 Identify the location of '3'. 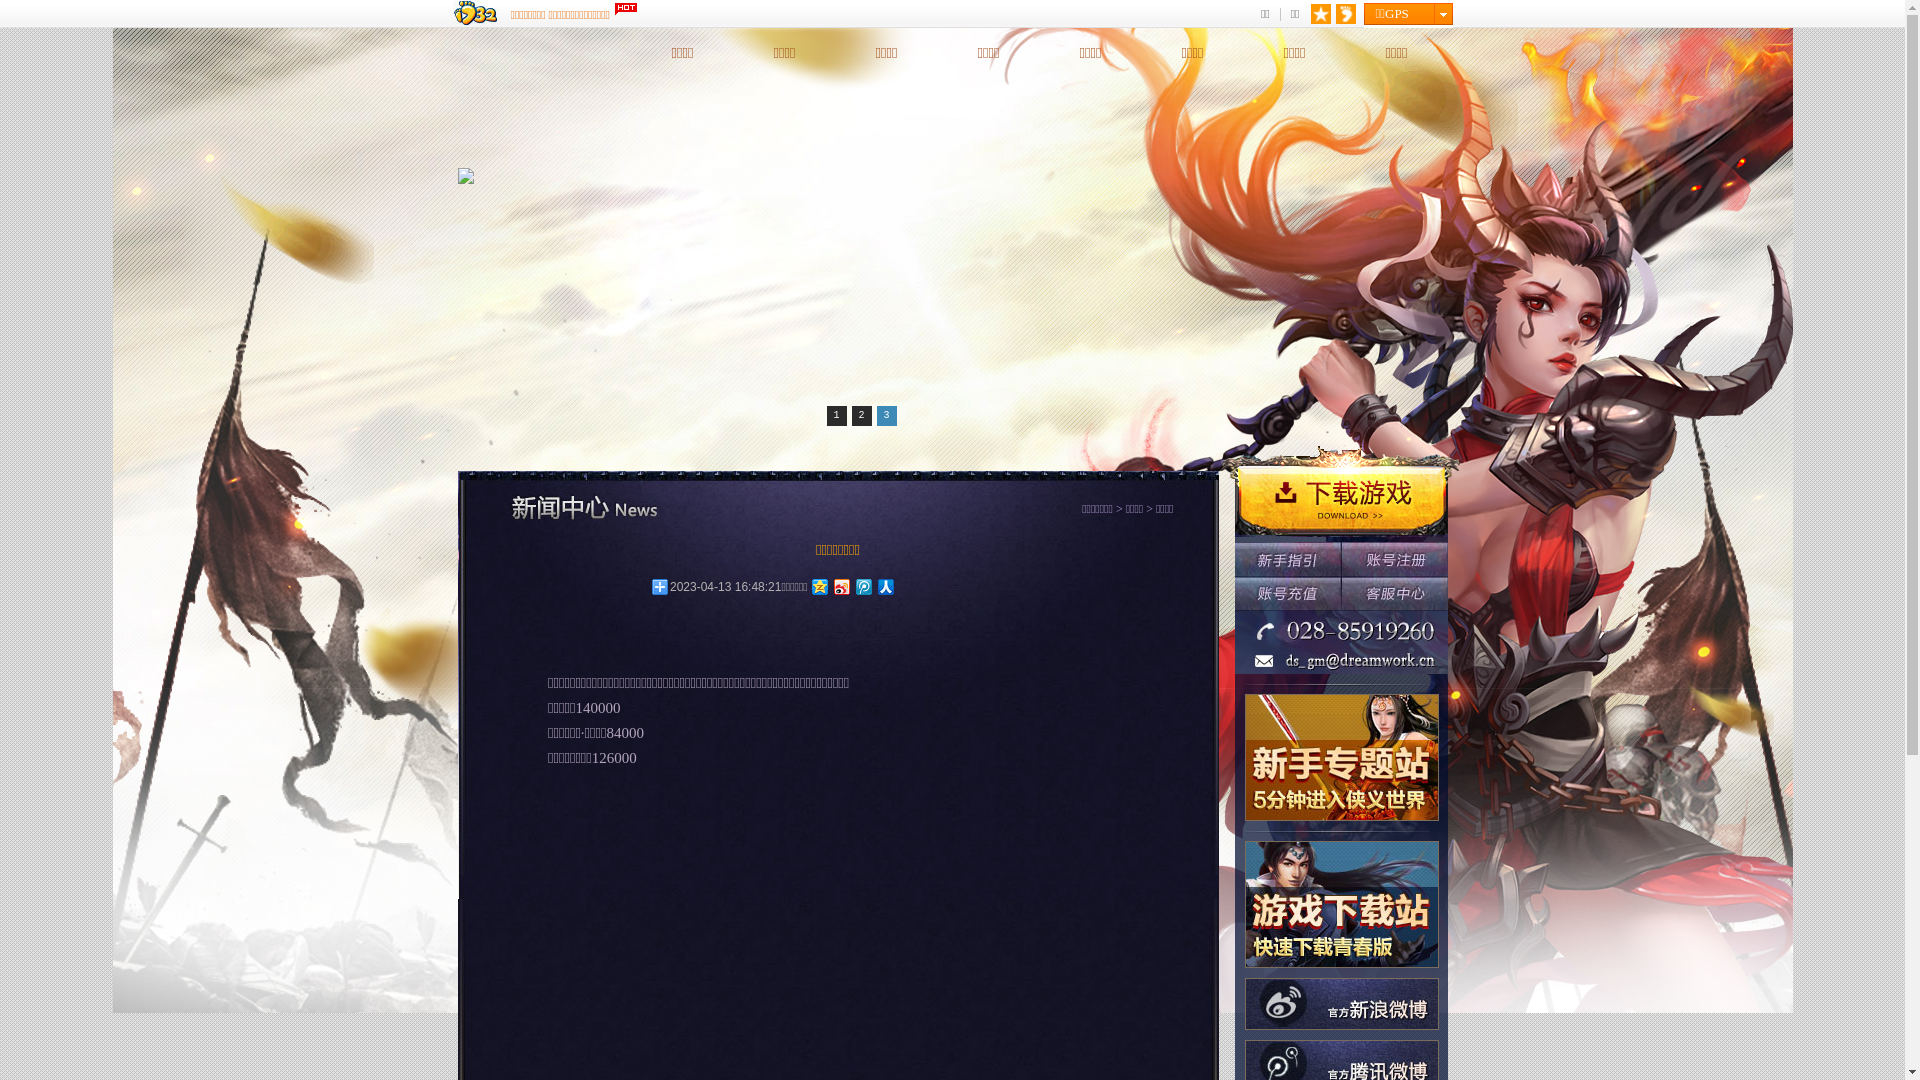
(875, 415).